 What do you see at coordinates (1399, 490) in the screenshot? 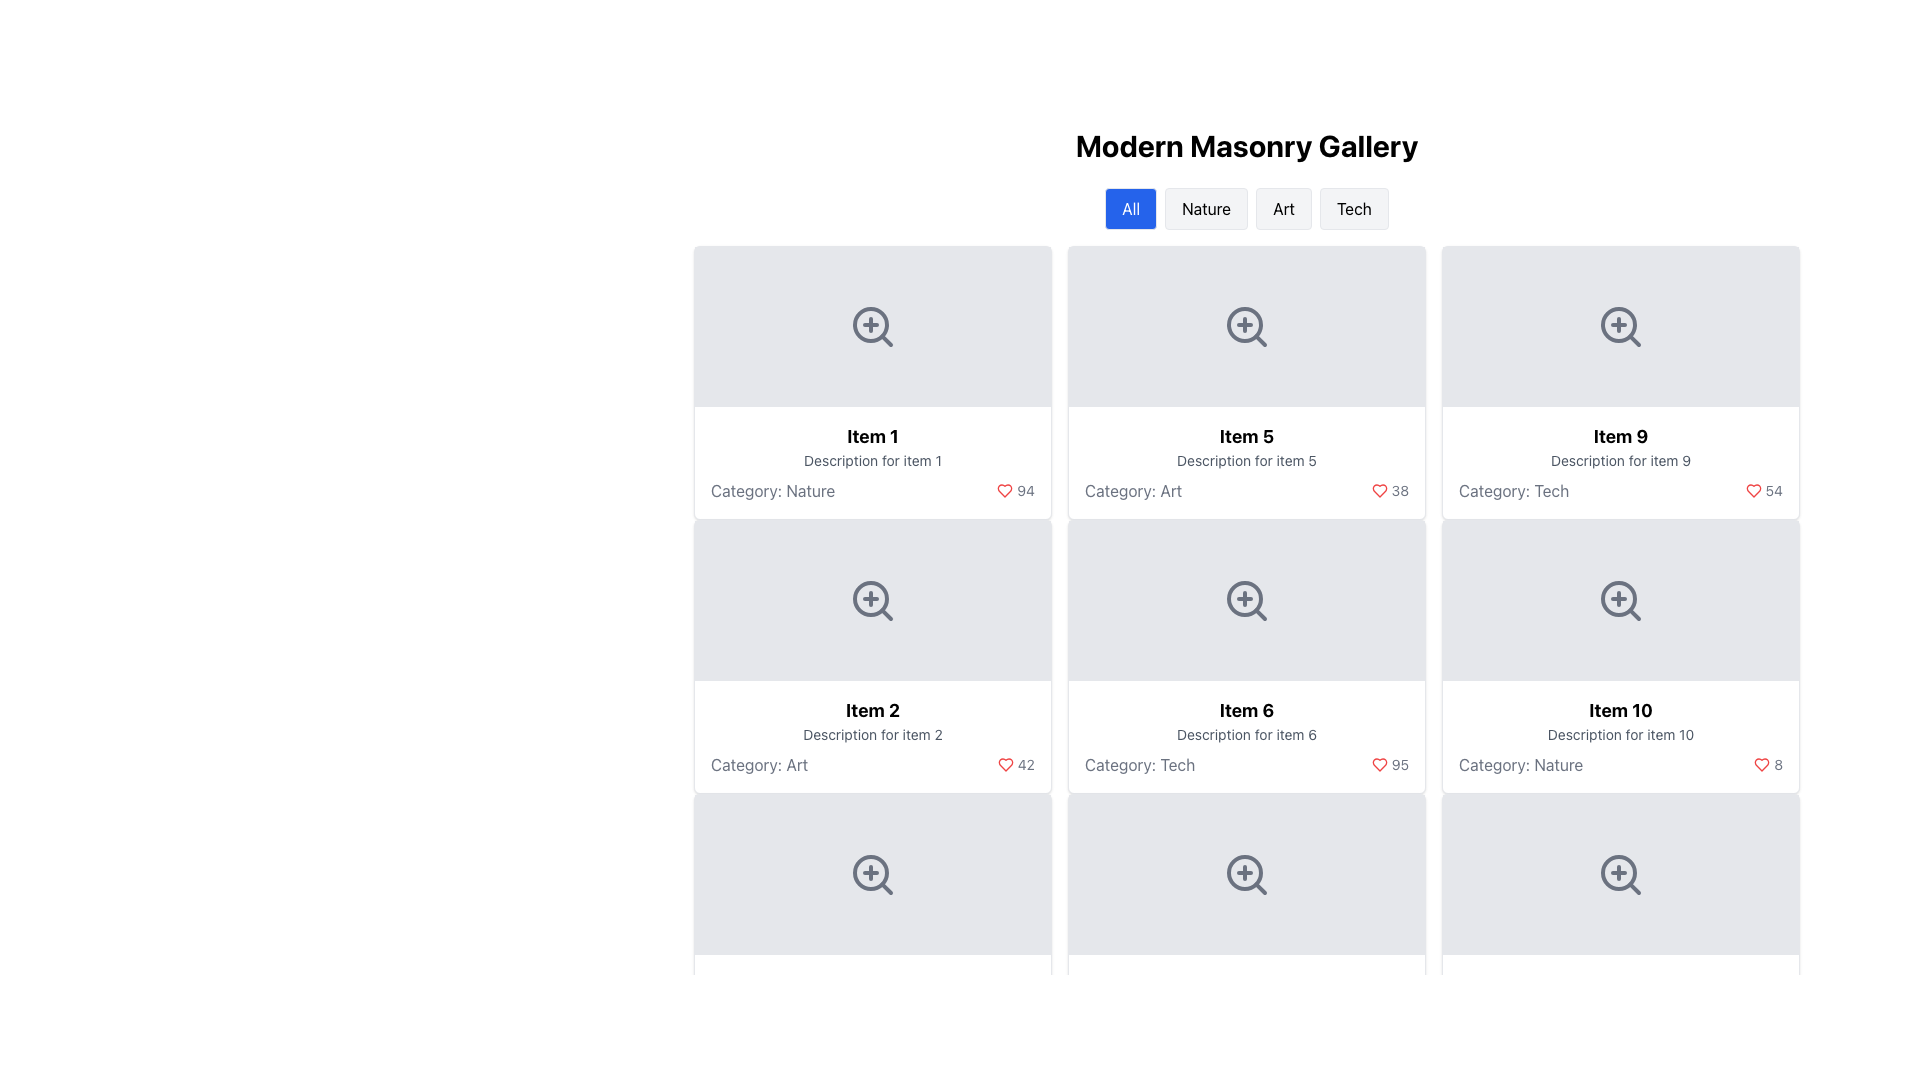
I see `the metadata display showing '38 likes' for 'Item 5'` at bounding box center [1399, 490].